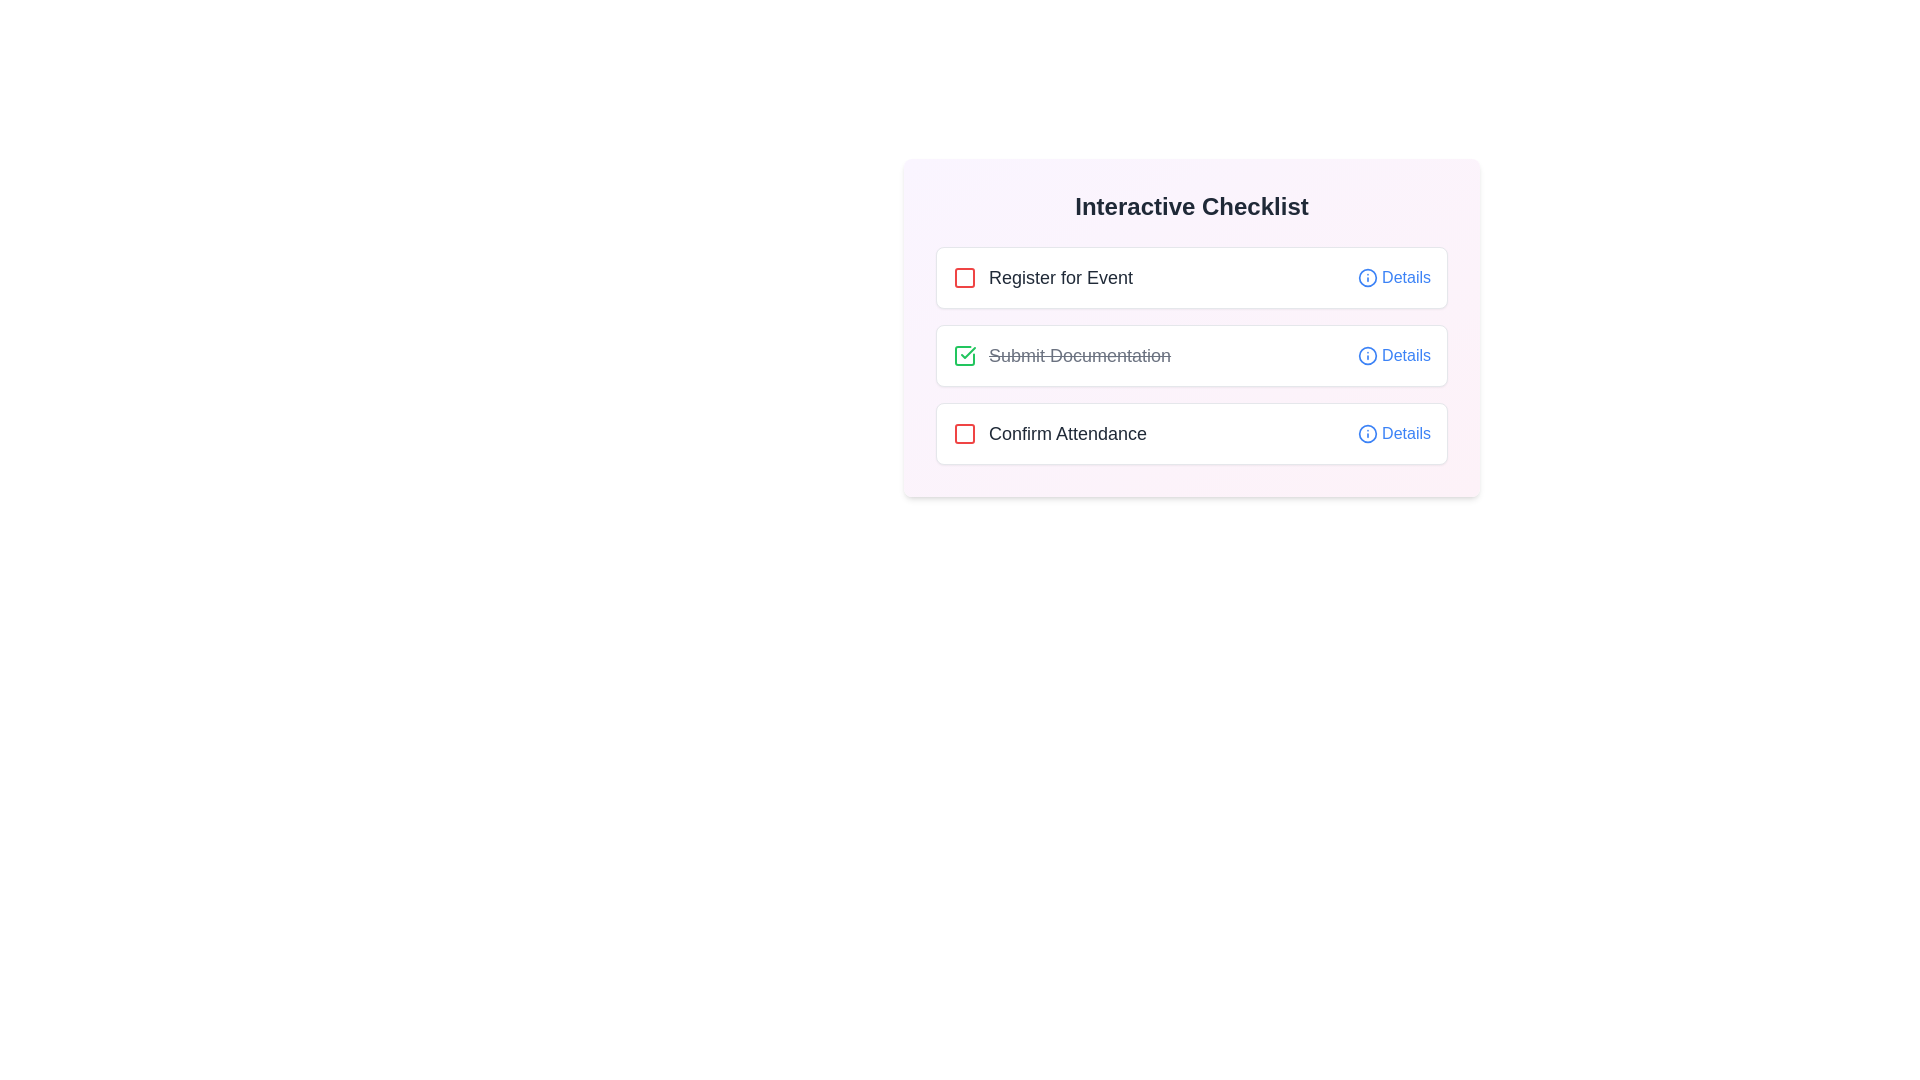 This screenshot has height=1080, width=1920. Describe the element at coordinates (1405, 354) in the screenshot. I see `the blue-colored textual label displaying the word 'Details'` at that location.